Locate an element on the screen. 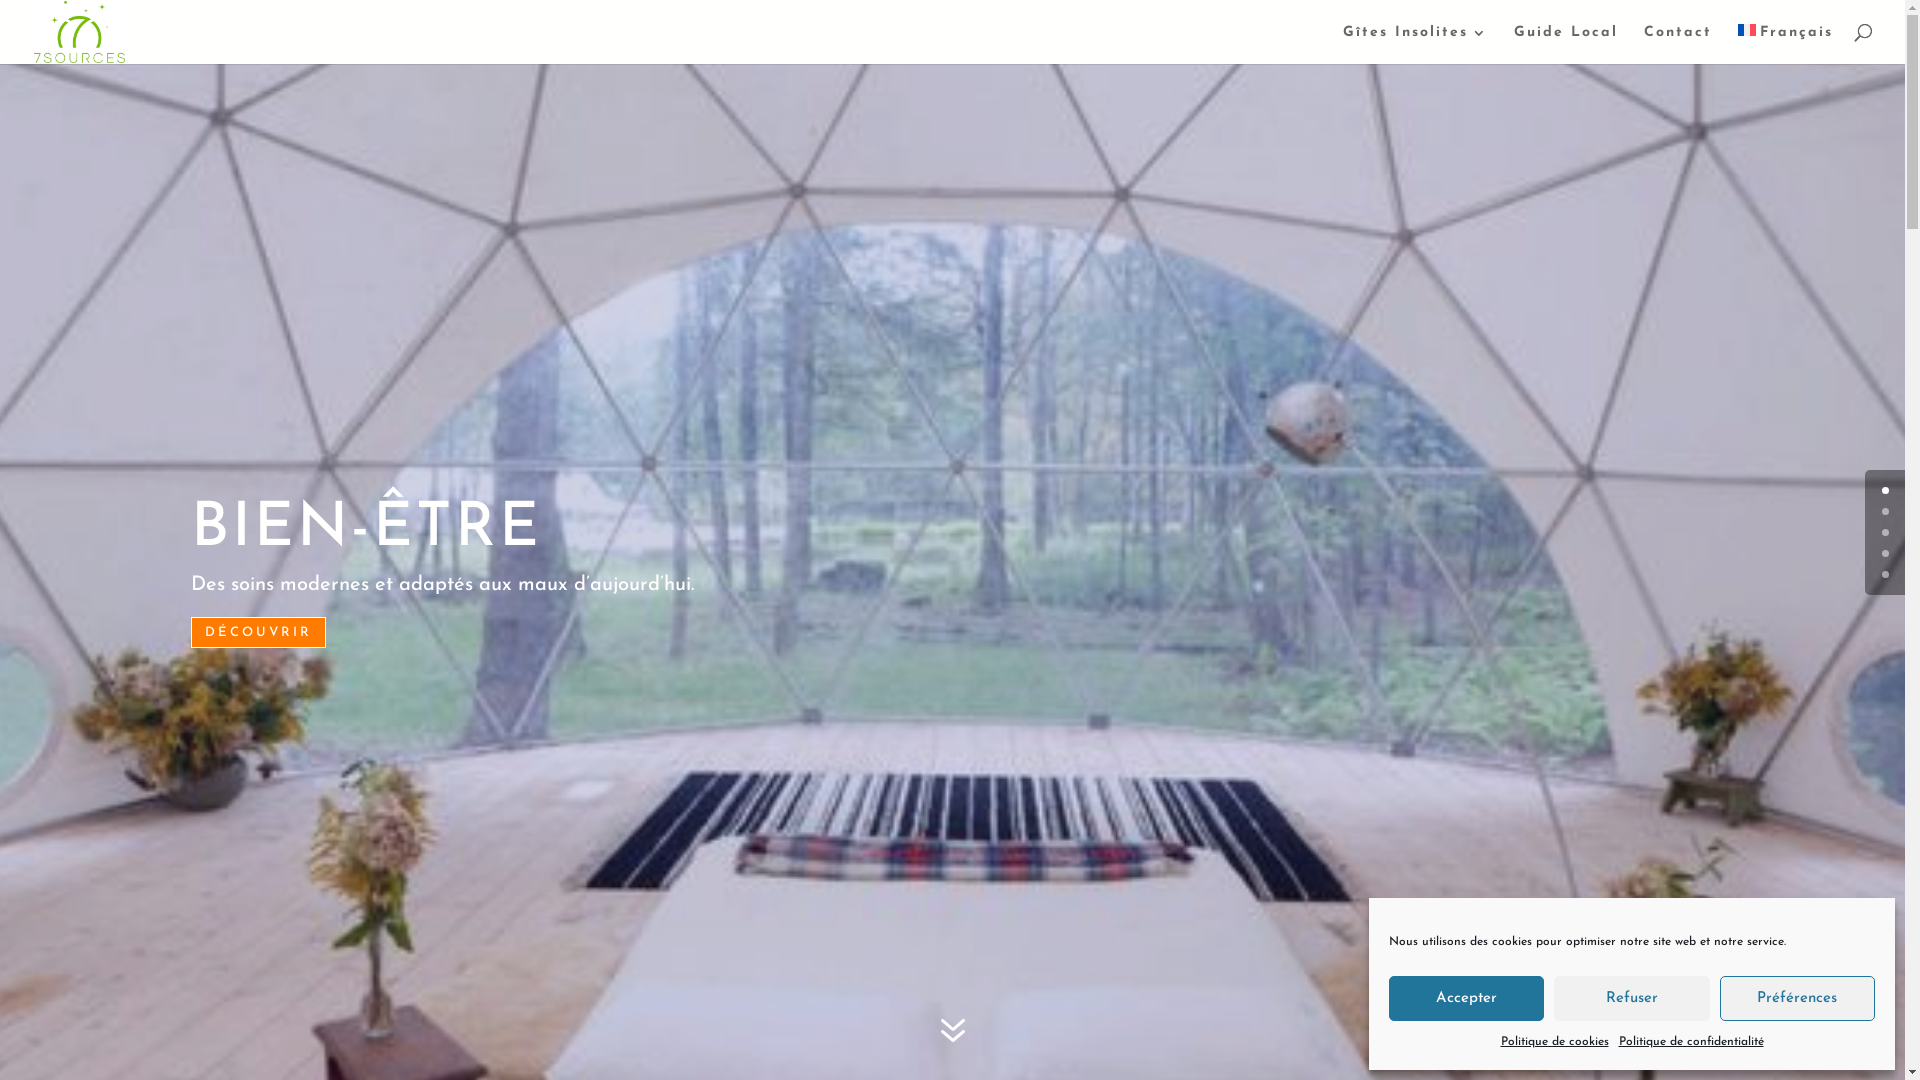 This screenshot has width=1920, height=1080. '0' is located at coordinates (1884, 490).